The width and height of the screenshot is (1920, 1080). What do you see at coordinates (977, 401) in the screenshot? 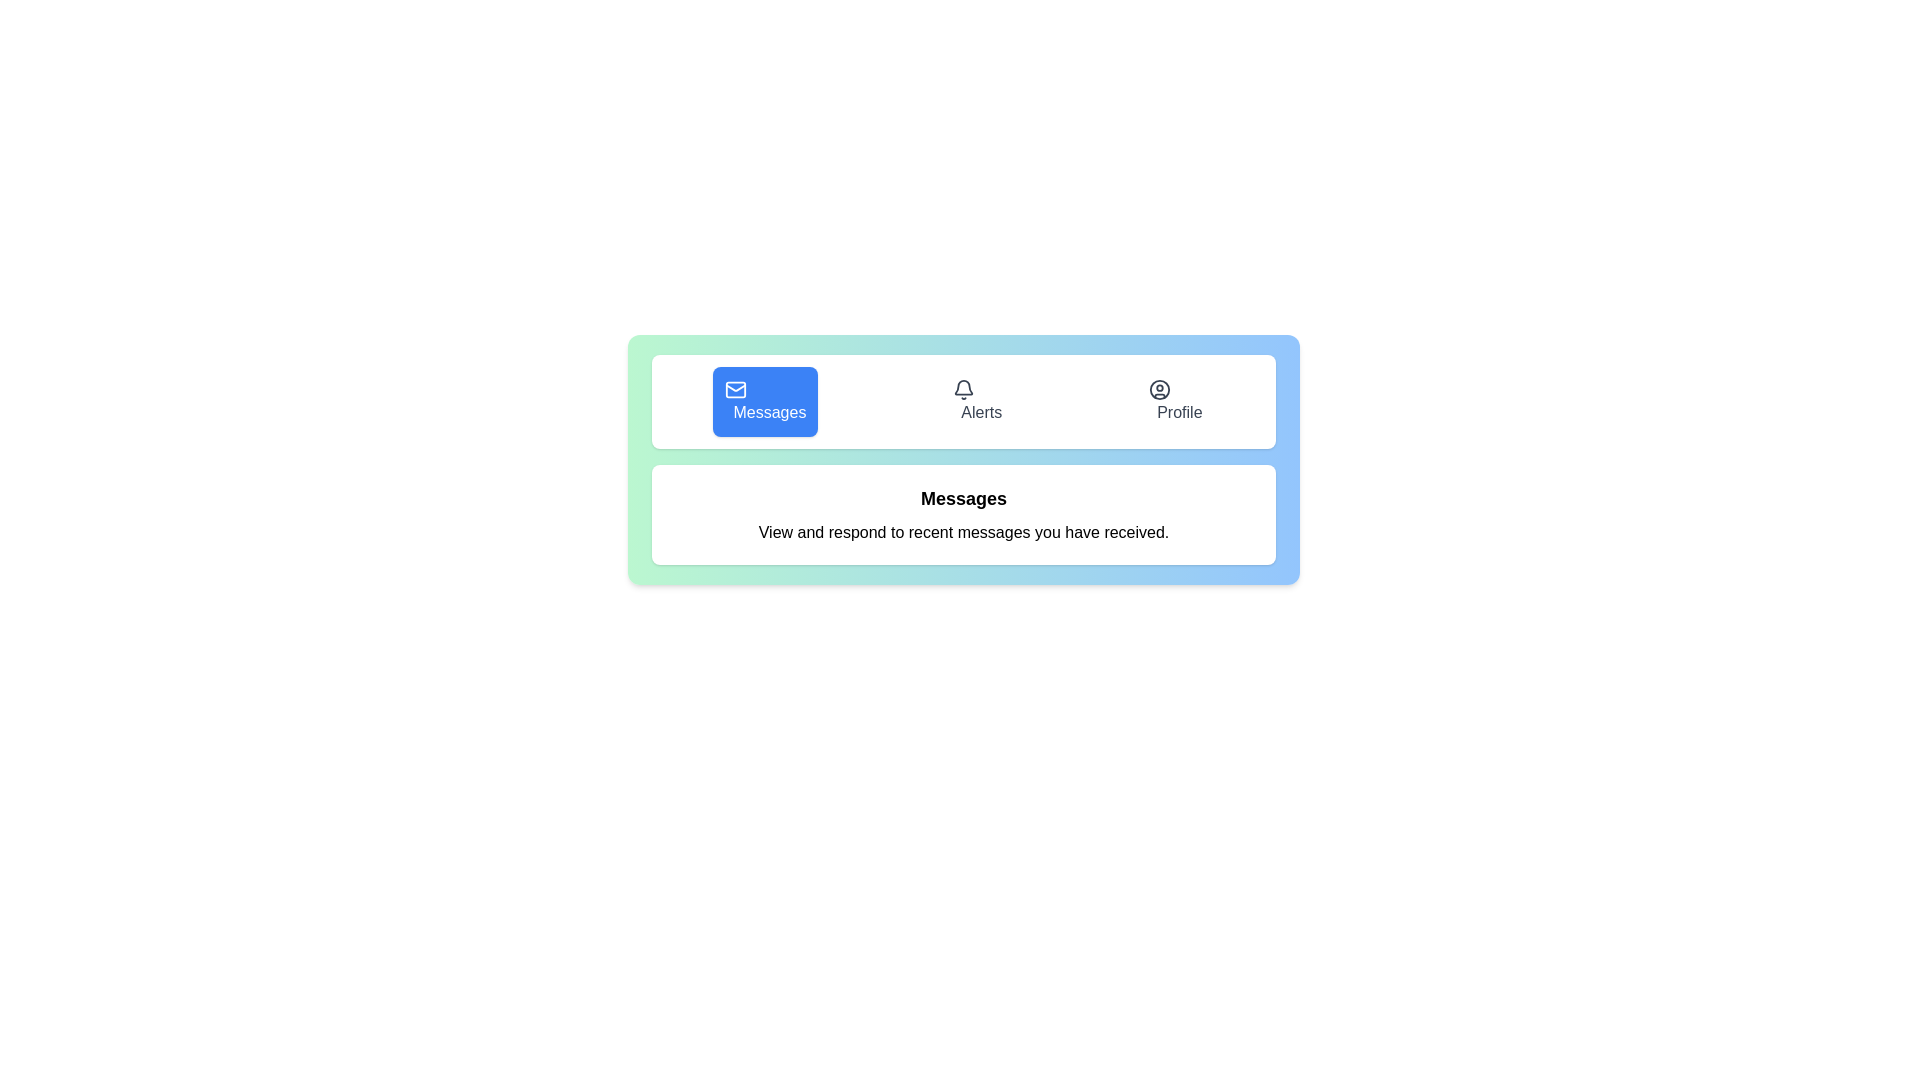
I see `the Alerts tab by clicking on its button` at bounding box center [977, 401].